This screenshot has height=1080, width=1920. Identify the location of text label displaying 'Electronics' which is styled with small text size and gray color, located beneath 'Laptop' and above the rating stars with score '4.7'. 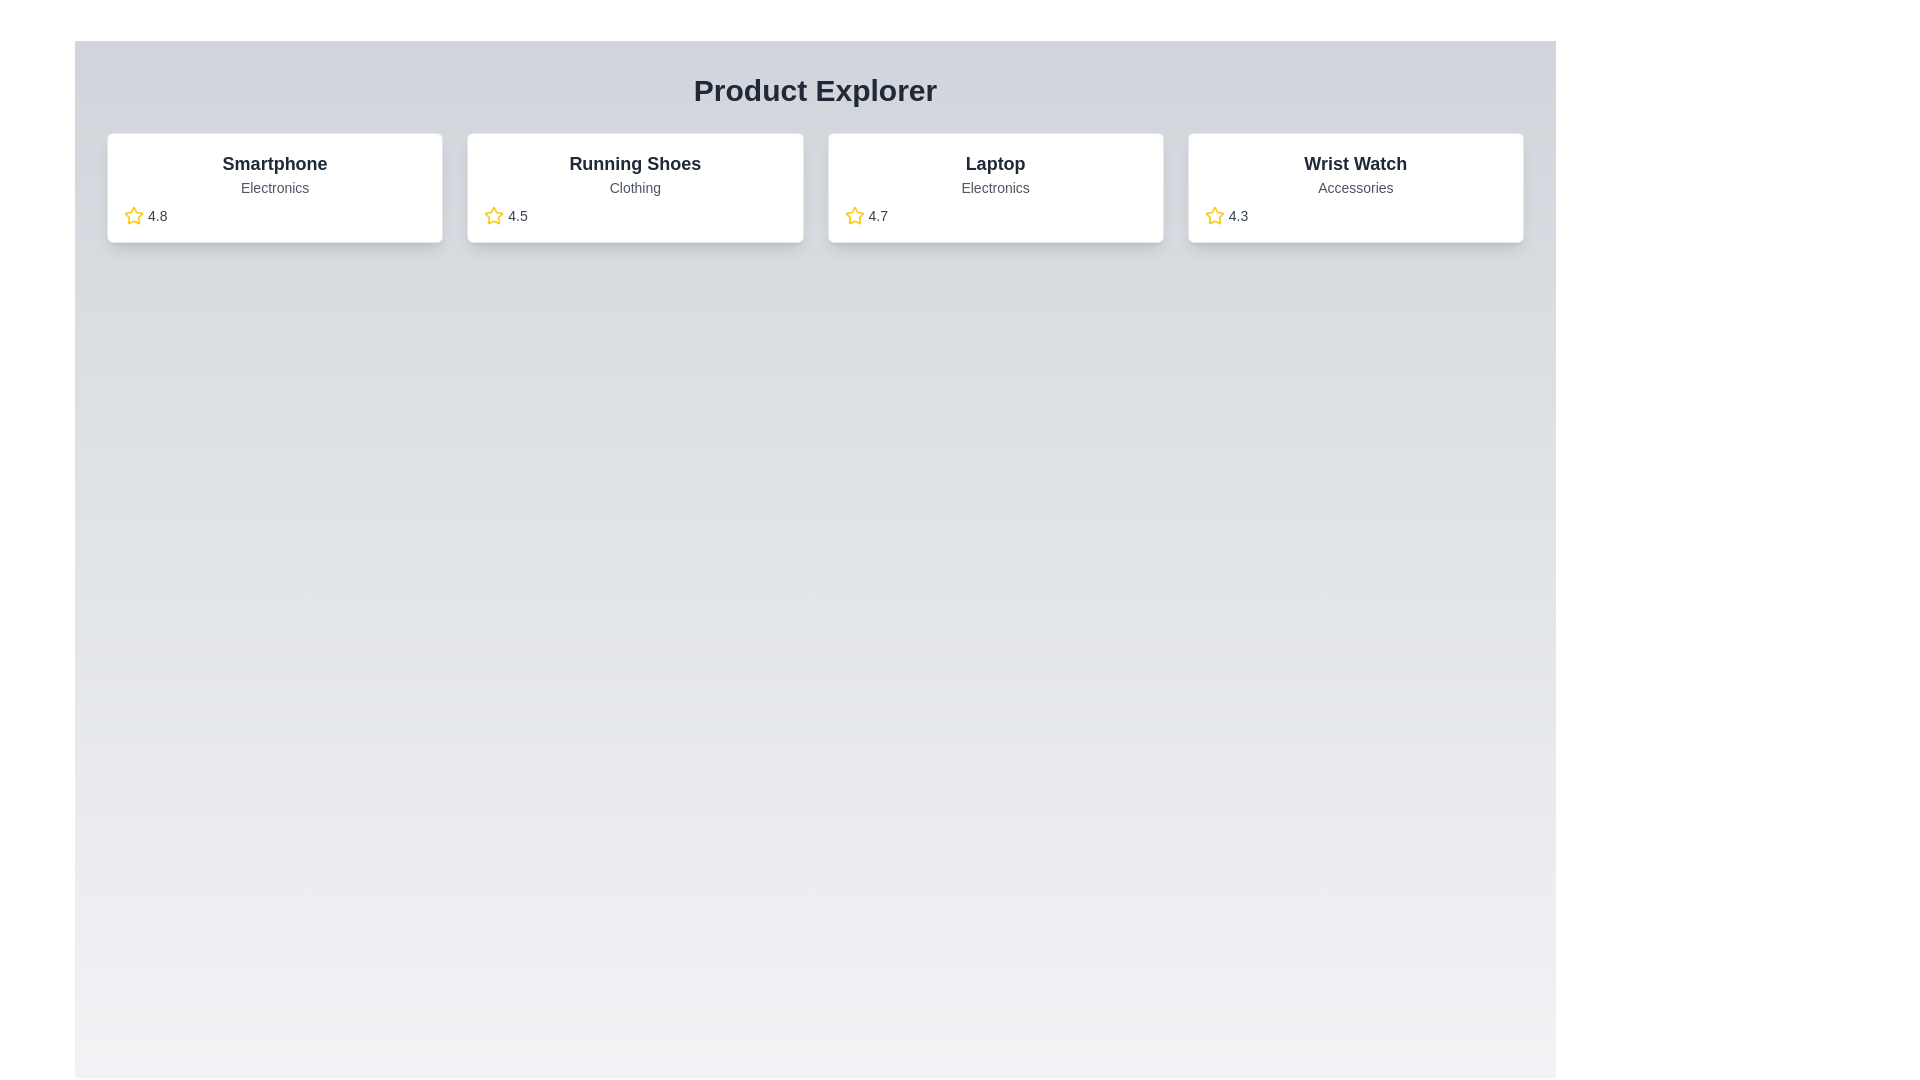
(995, 188).